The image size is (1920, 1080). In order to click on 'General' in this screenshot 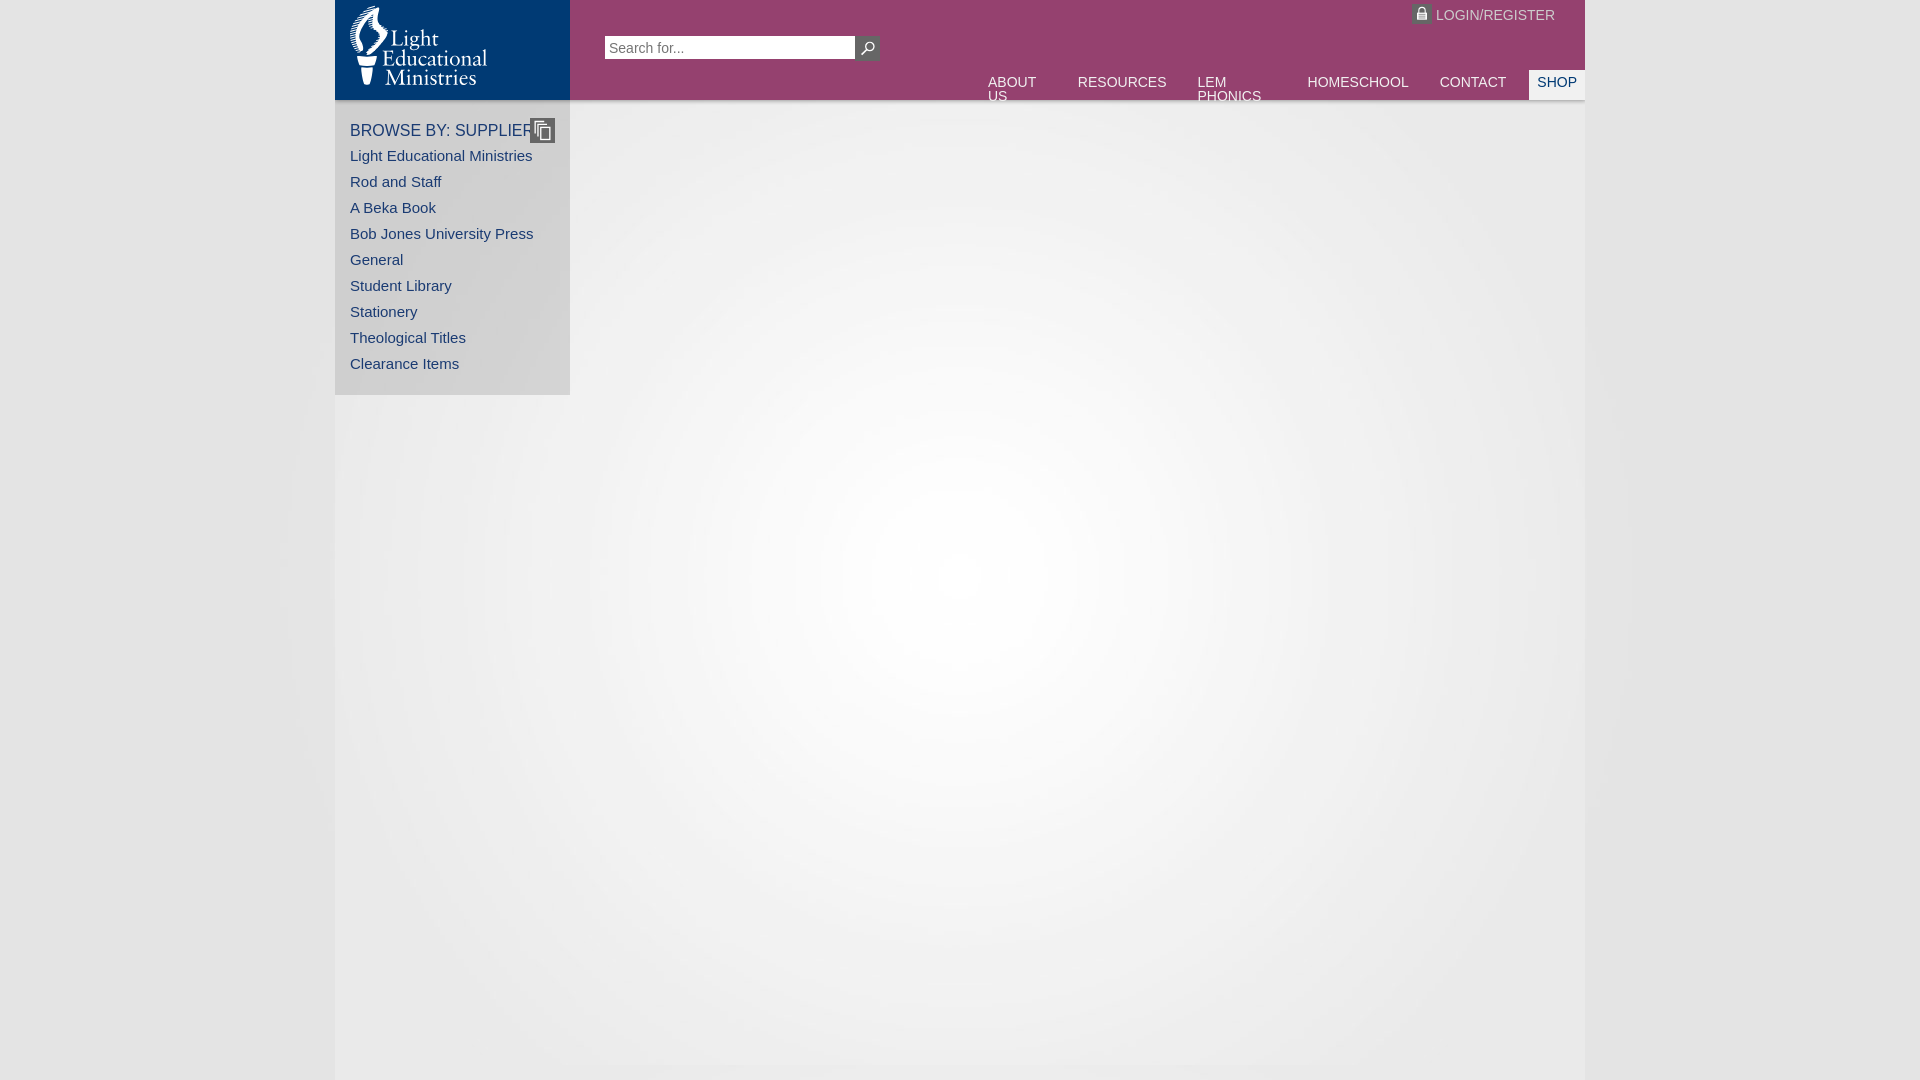, I will do `click(350, 258)`.